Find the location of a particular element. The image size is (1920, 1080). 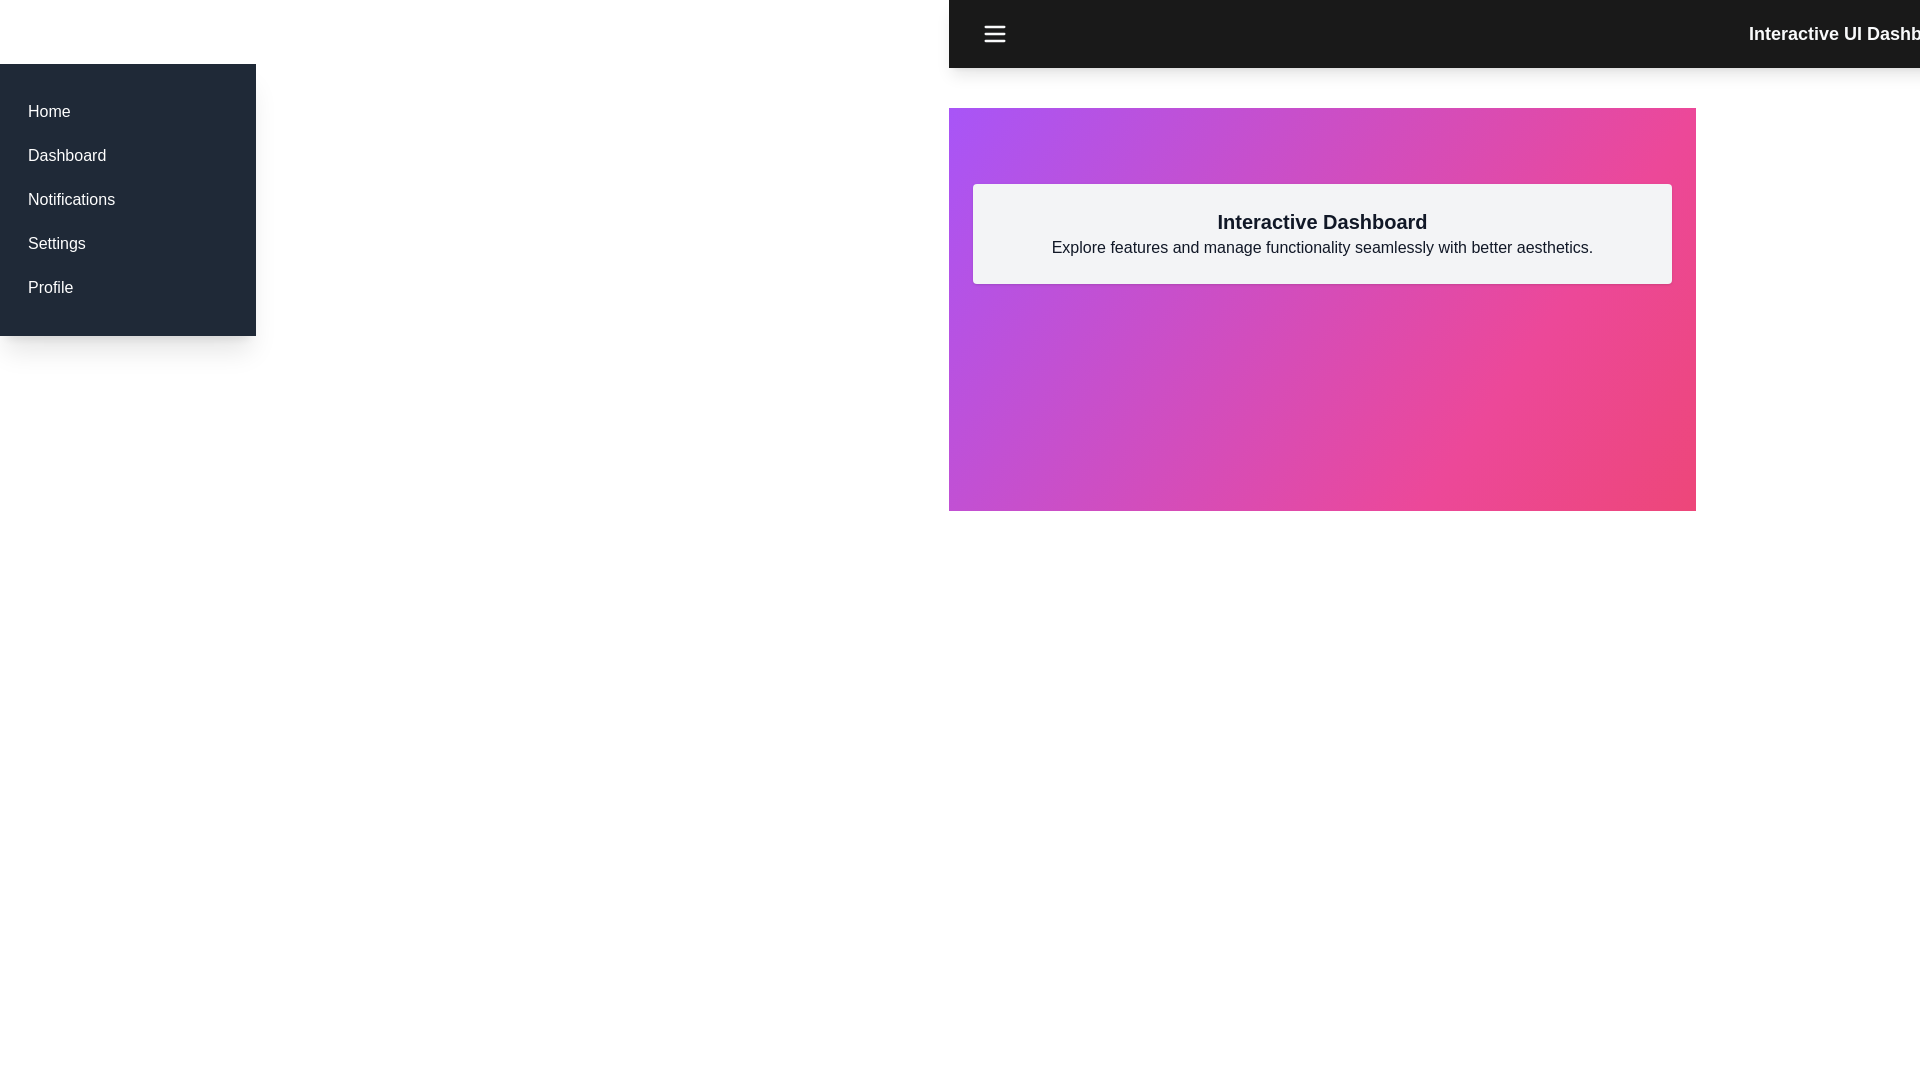

the menu item Notifications from the side navigation menu is located at coordinates (71, 200).